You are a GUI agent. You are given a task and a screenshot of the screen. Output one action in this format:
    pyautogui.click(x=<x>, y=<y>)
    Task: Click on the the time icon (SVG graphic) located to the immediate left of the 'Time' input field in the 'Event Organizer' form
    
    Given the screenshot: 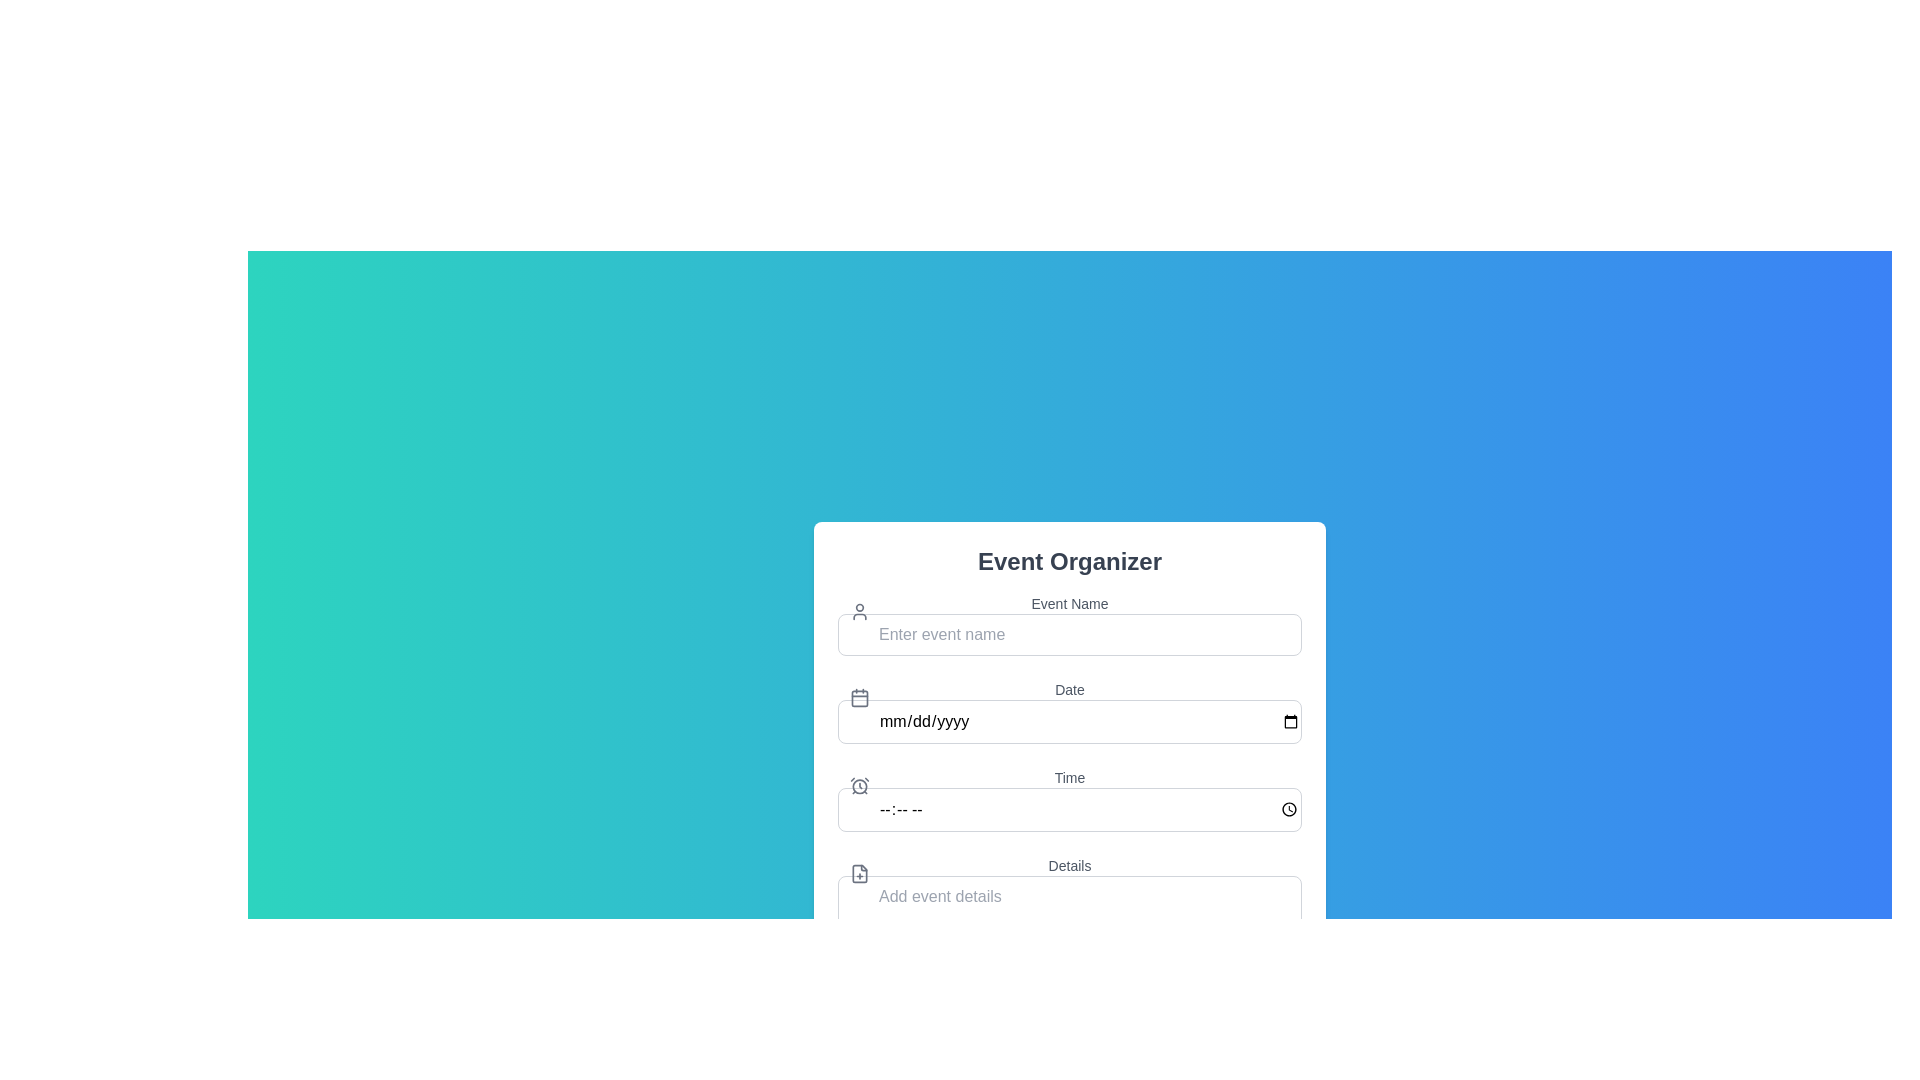 What is the action you would take?
    pyautogui.click(x=859, y=784)
    